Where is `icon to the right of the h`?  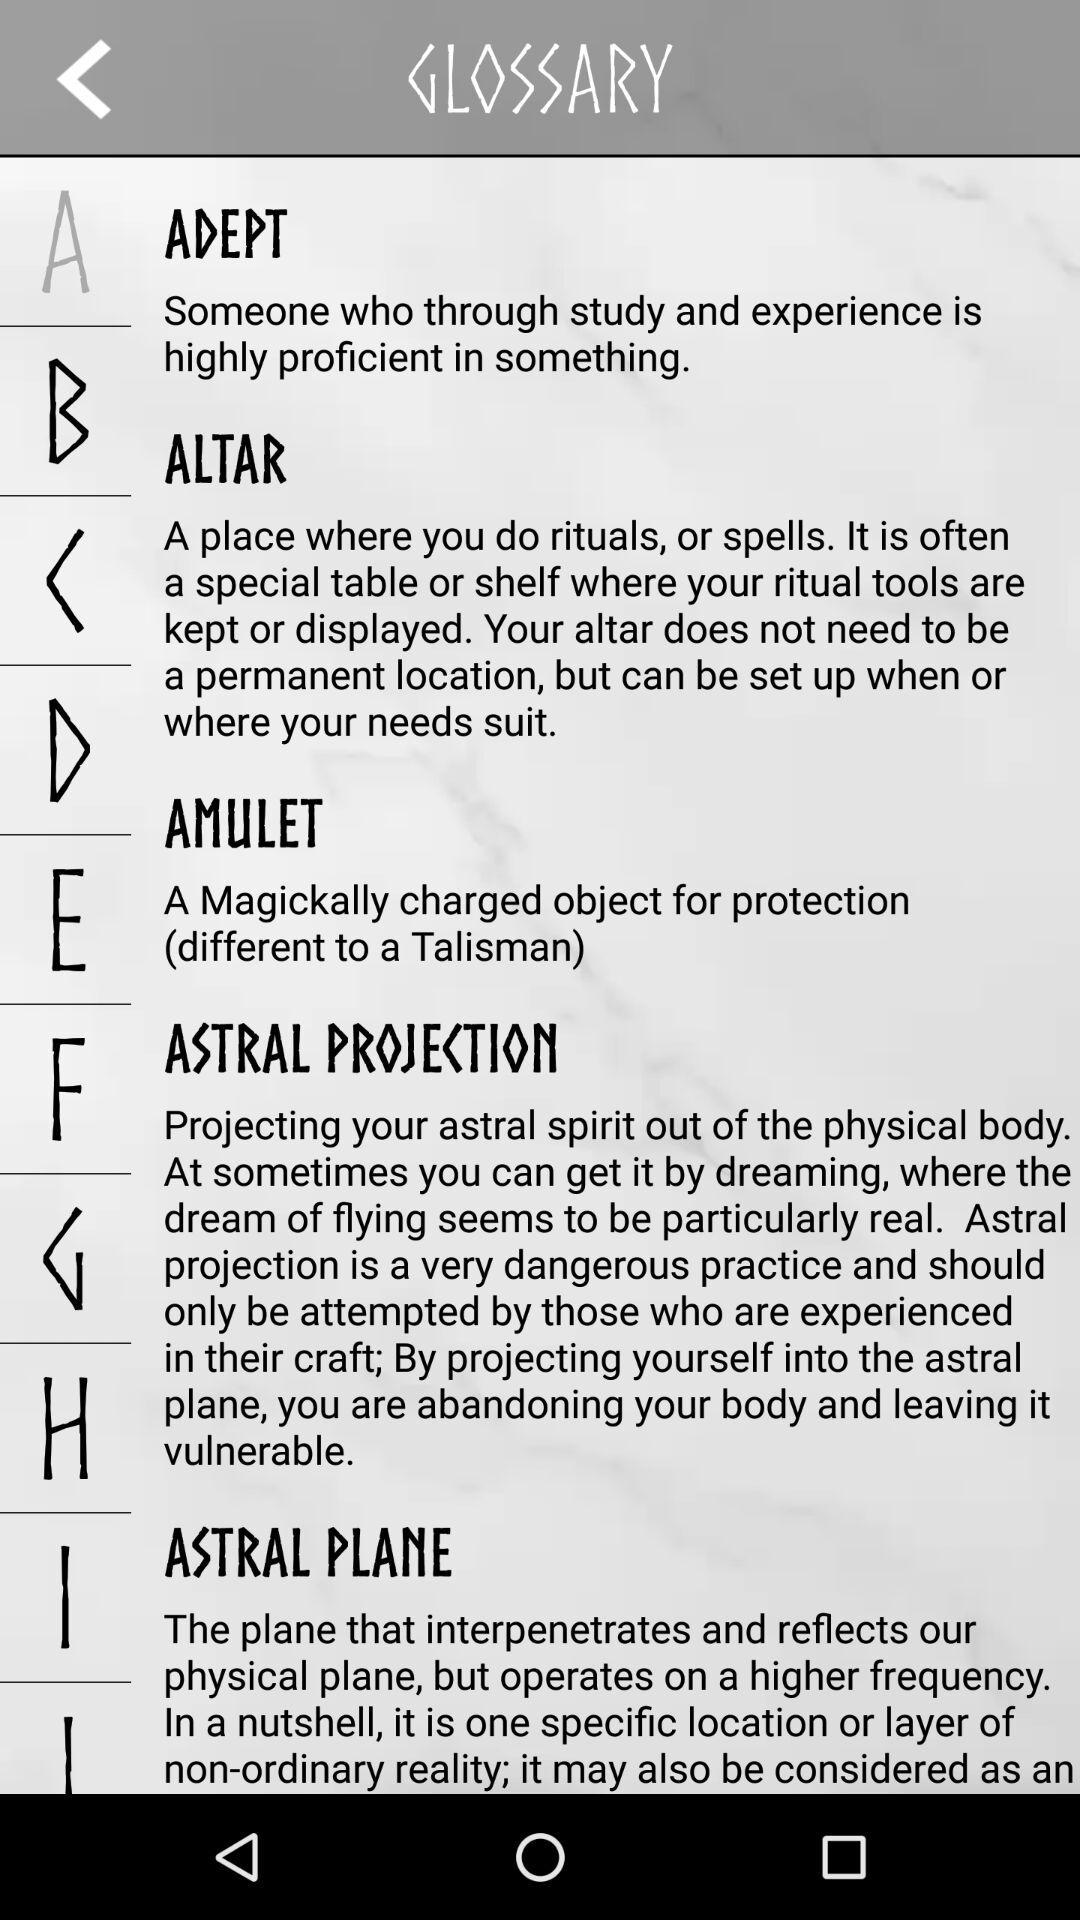
icon to the right of the h is located at coordinates (308, 1550).